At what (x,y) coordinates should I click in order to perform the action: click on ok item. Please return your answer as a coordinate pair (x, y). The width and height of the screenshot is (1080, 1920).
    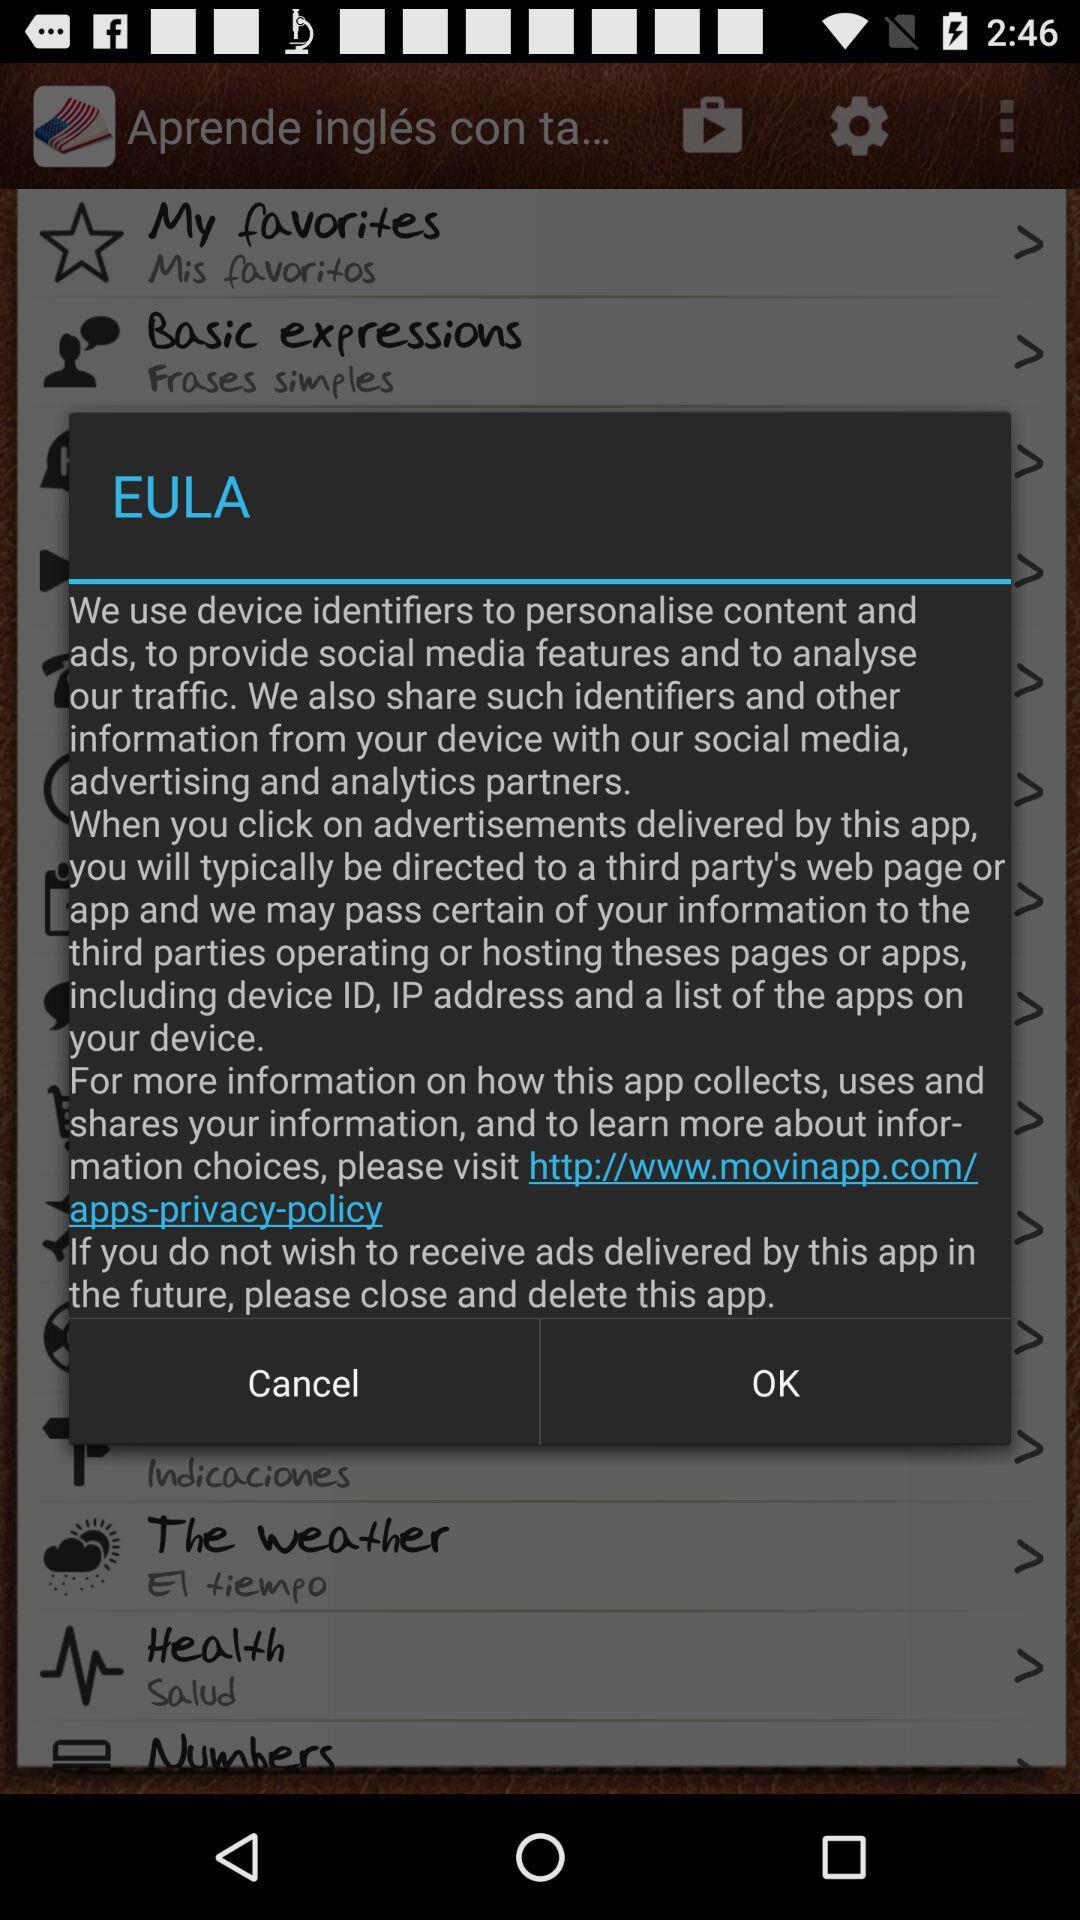
    Looking at the image, I should click on (774, 1381).